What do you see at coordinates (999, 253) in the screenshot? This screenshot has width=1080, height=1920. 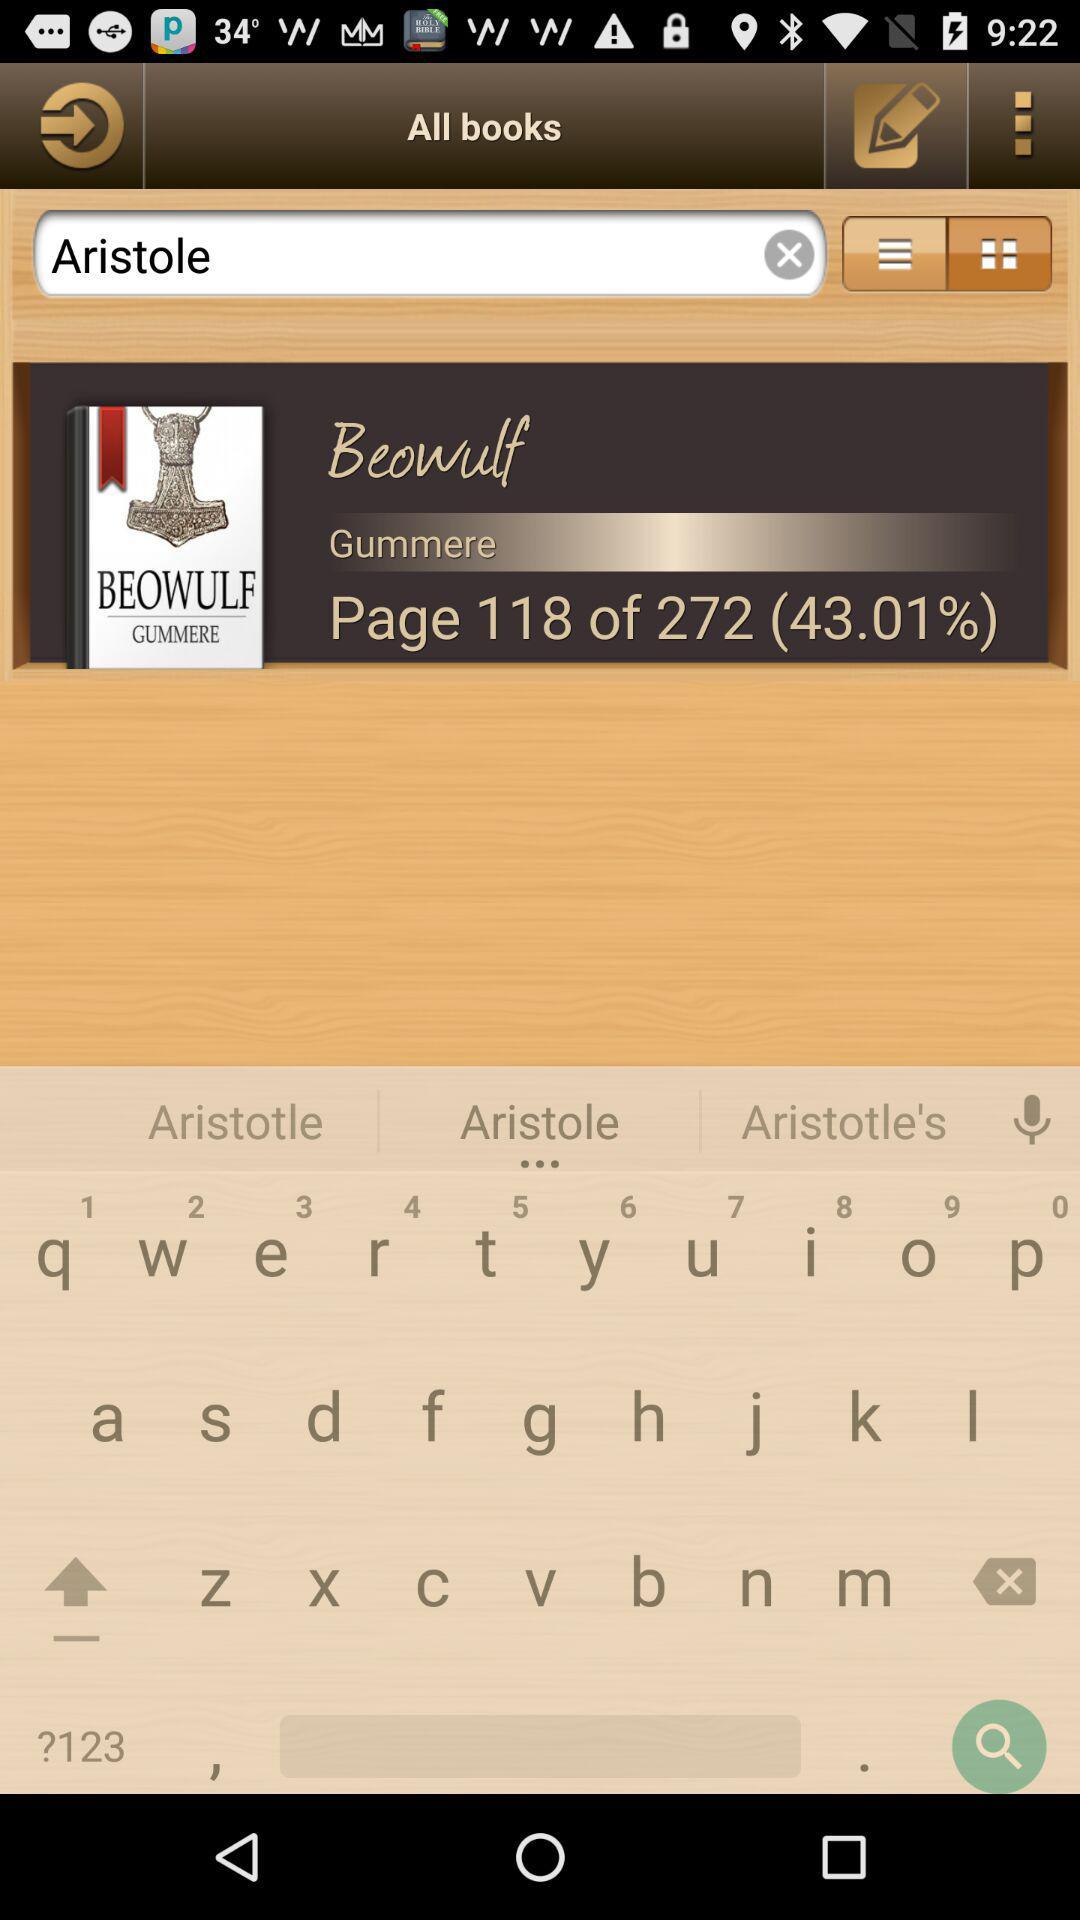 I see `menu option` at bounding box center [999, 253].